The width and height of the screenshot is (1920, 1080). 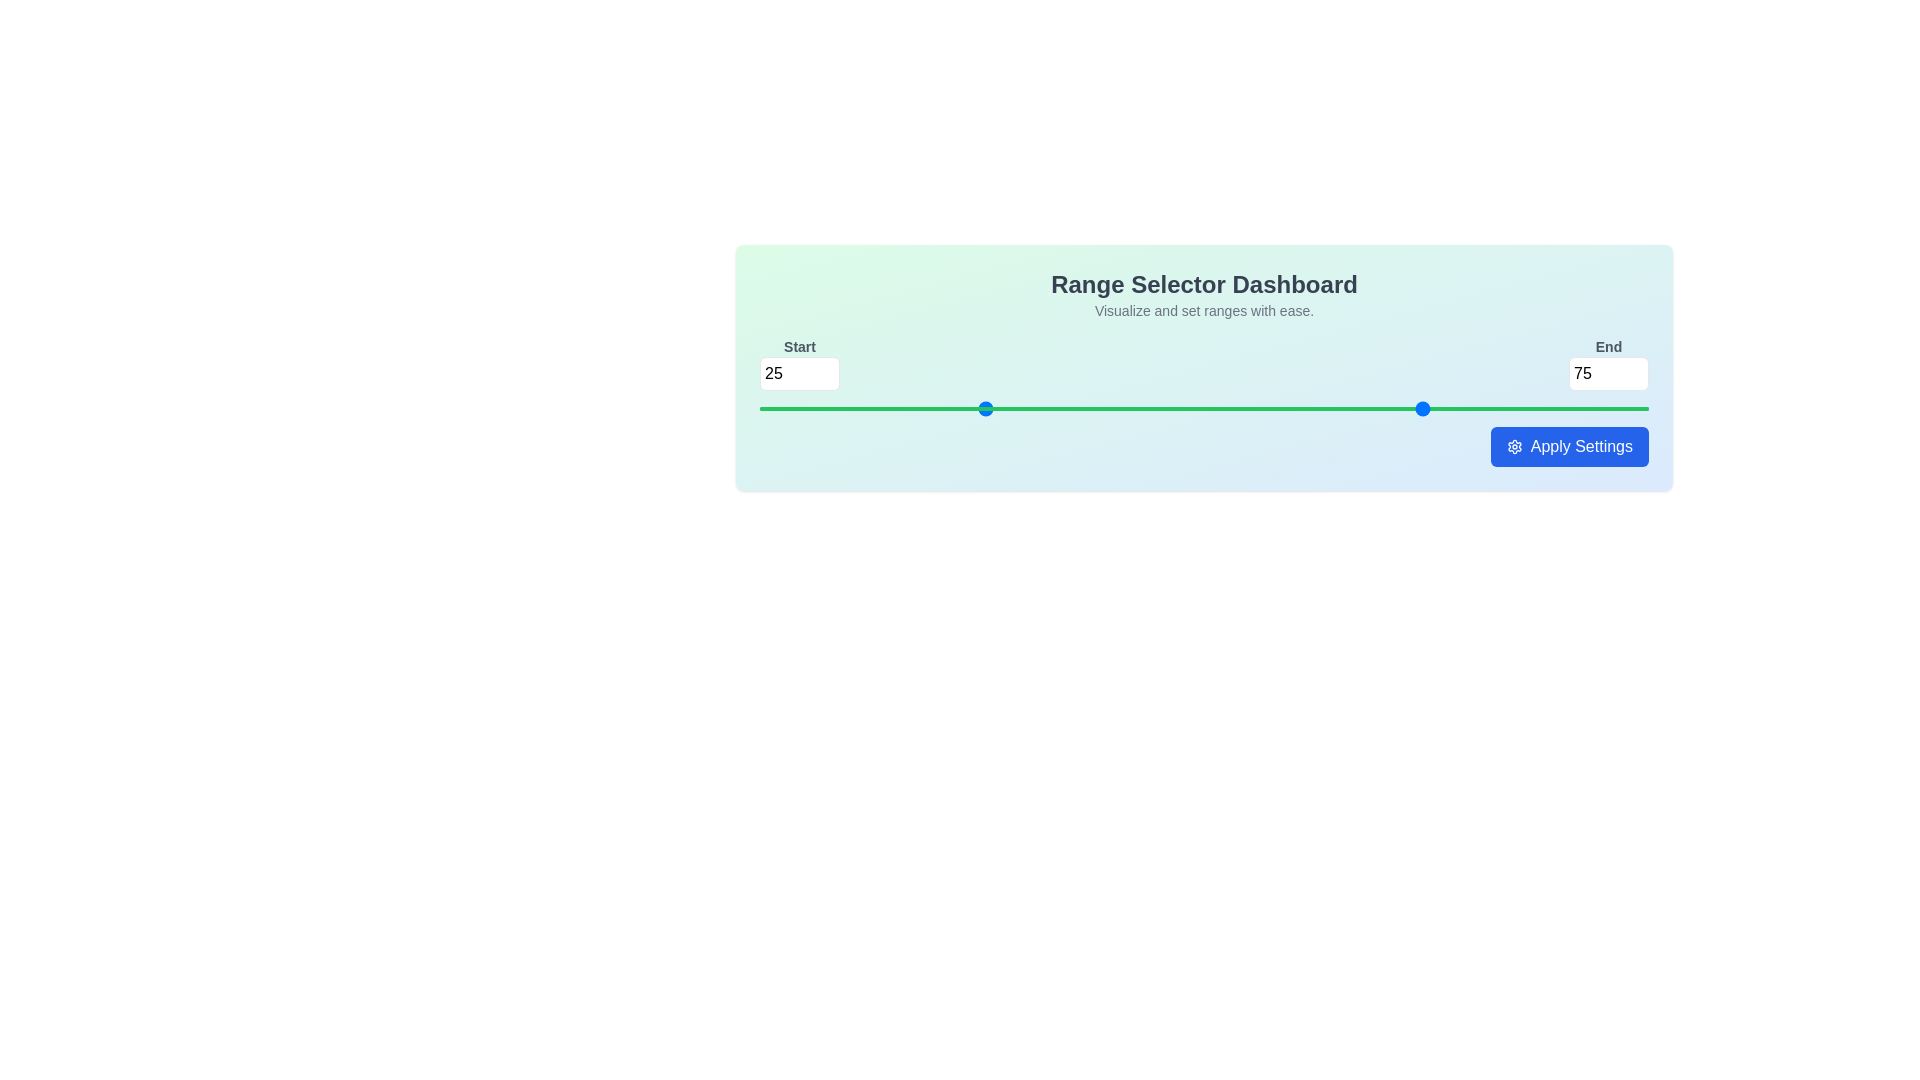 I want to click on the slider, so click(x=1088, y=407).